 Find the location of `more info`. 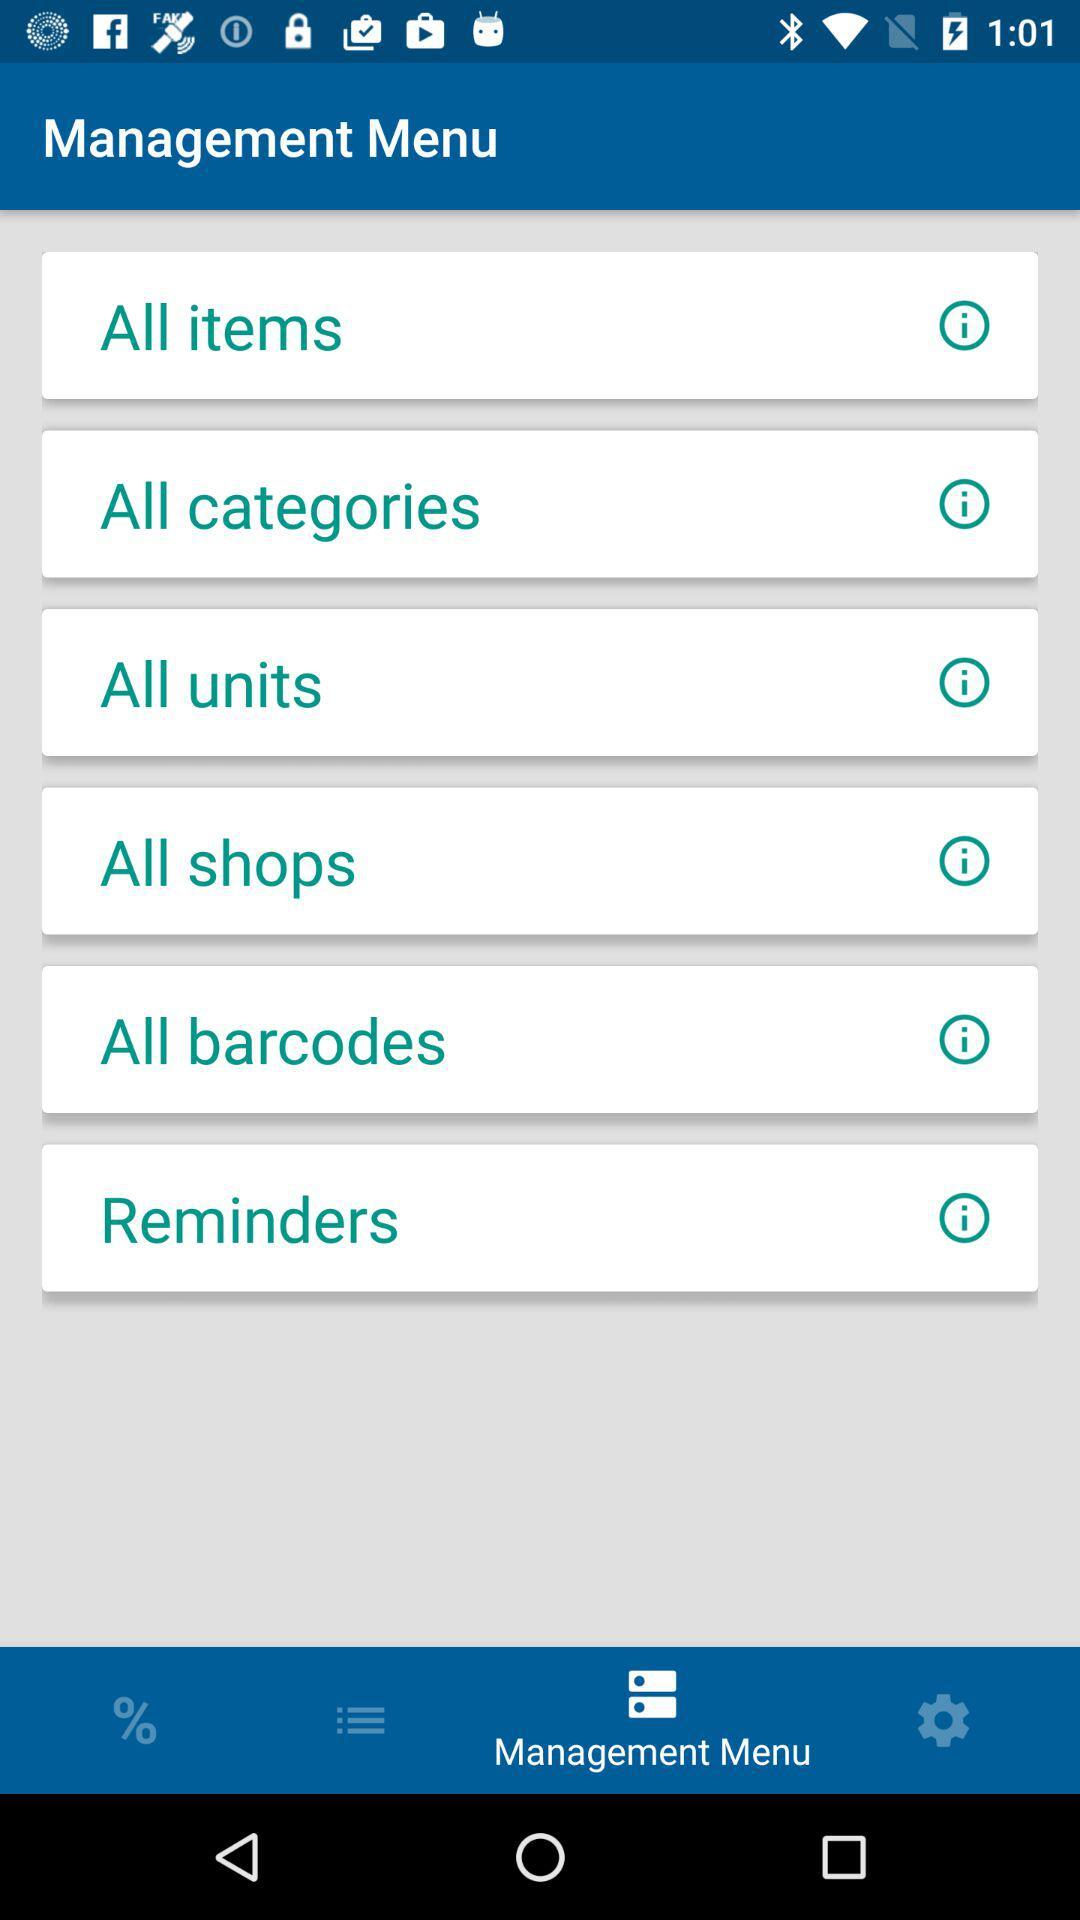

more info is located at coordinates (963, 682).